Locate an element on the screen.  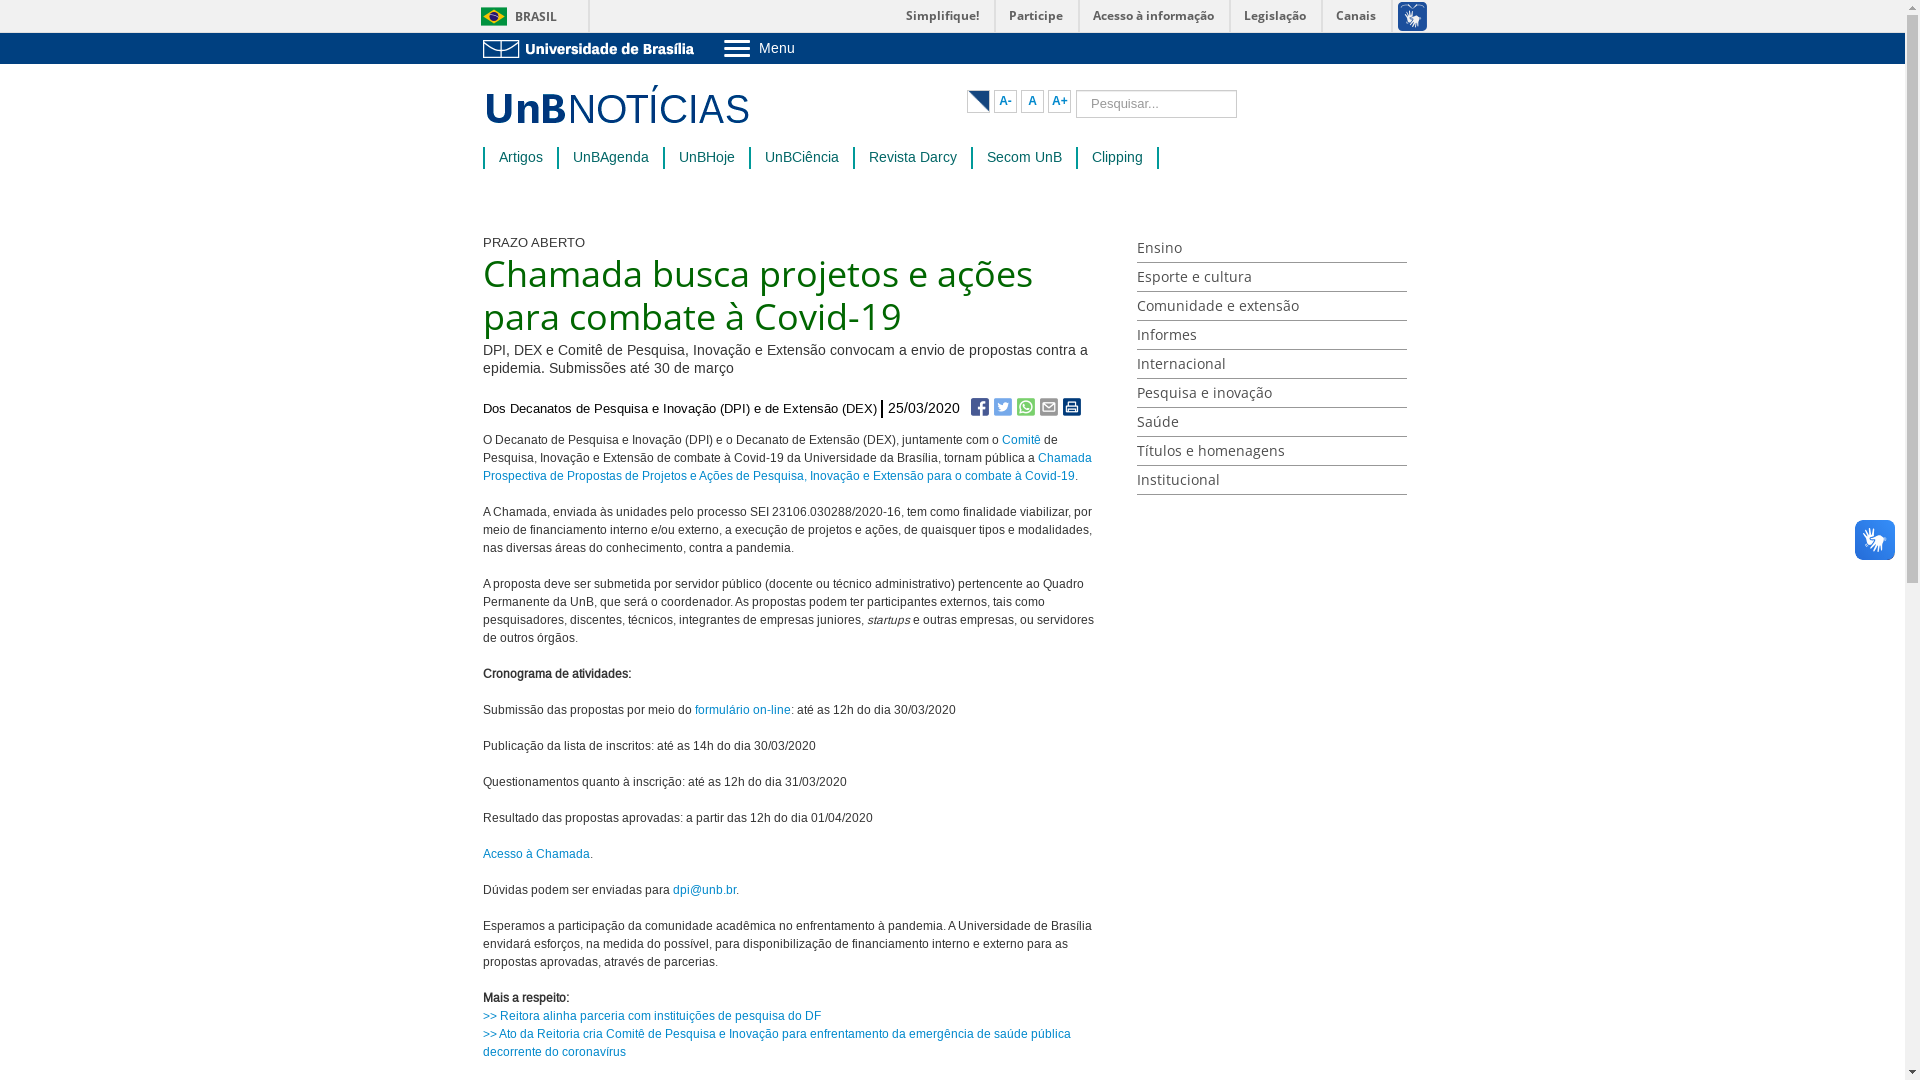
'A+' is located at coordinates (1046, 101).